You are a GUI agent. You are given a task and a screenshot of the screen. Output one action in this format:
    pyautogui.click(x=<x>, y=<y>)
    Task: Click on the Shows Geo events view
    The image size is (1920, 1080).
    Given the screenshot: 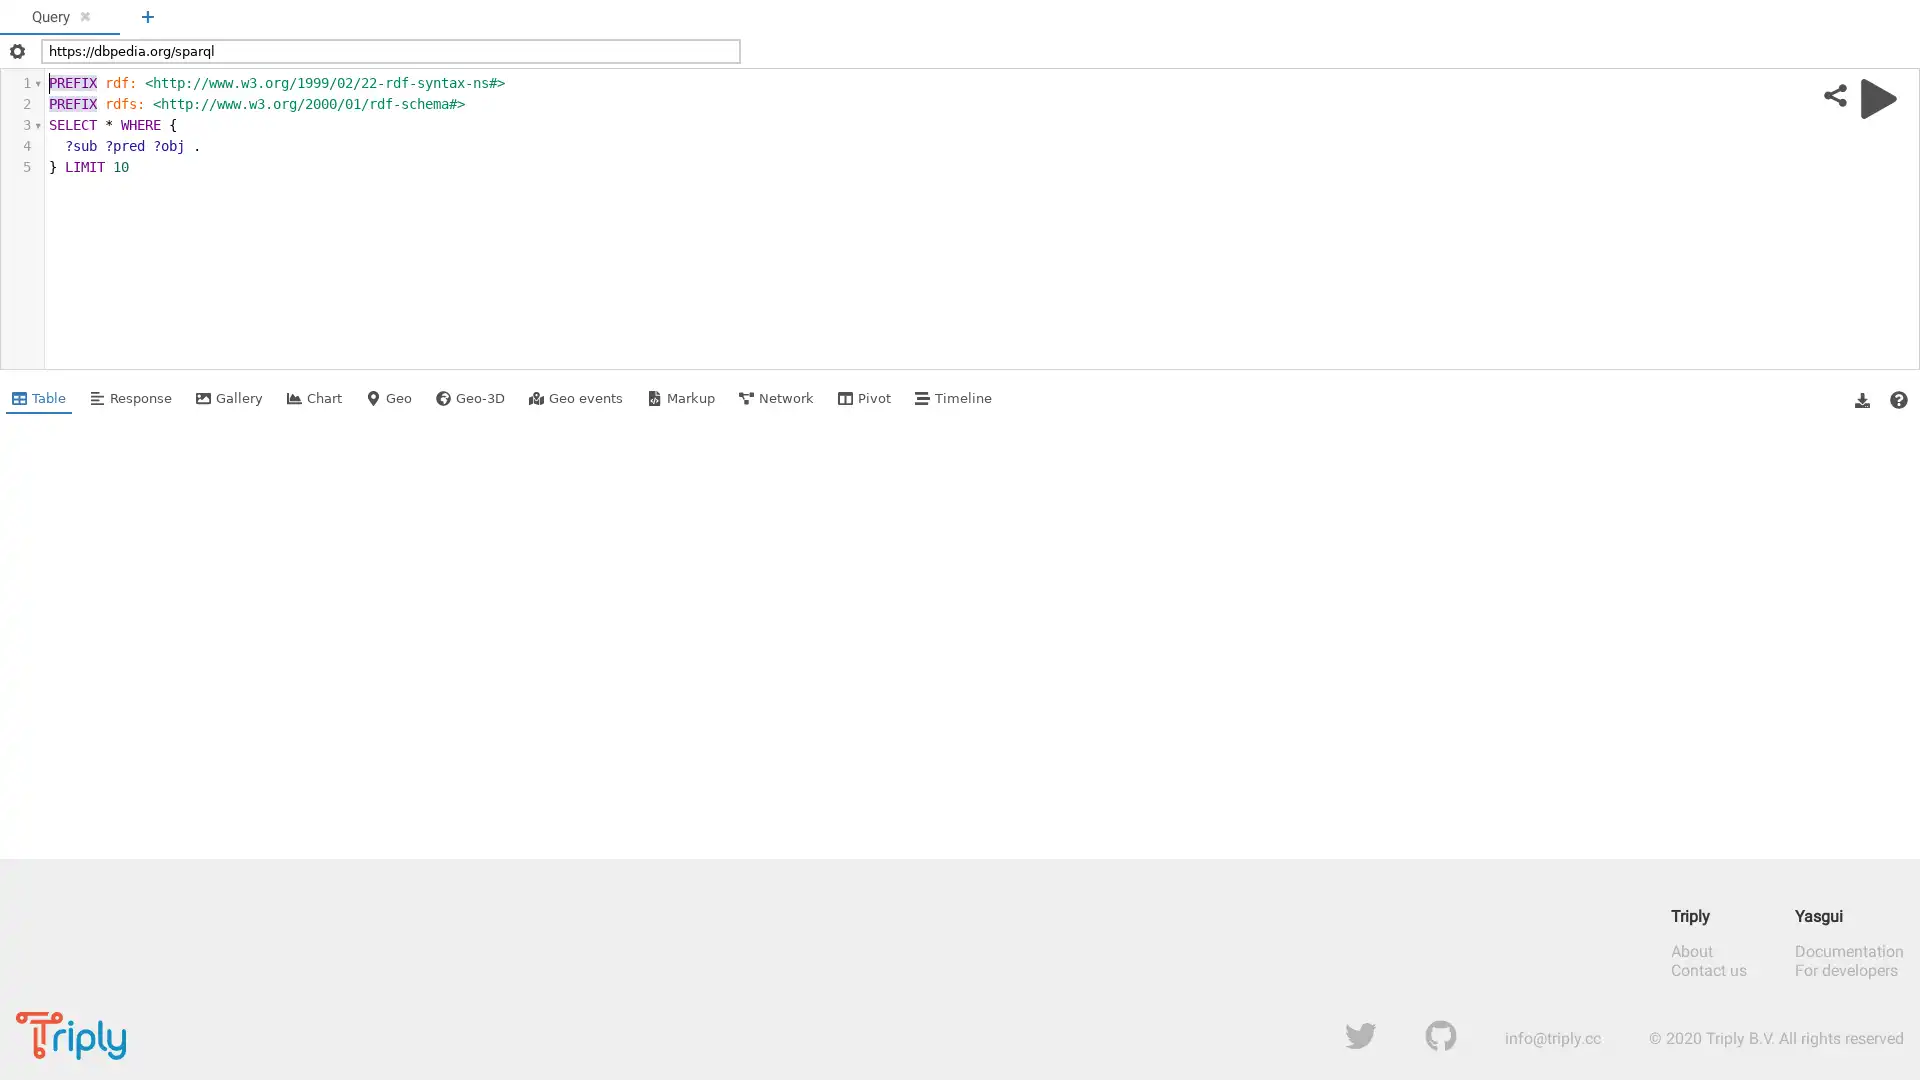 What is the action you would take?
    pyautogui.click(x=575, y=399)
    